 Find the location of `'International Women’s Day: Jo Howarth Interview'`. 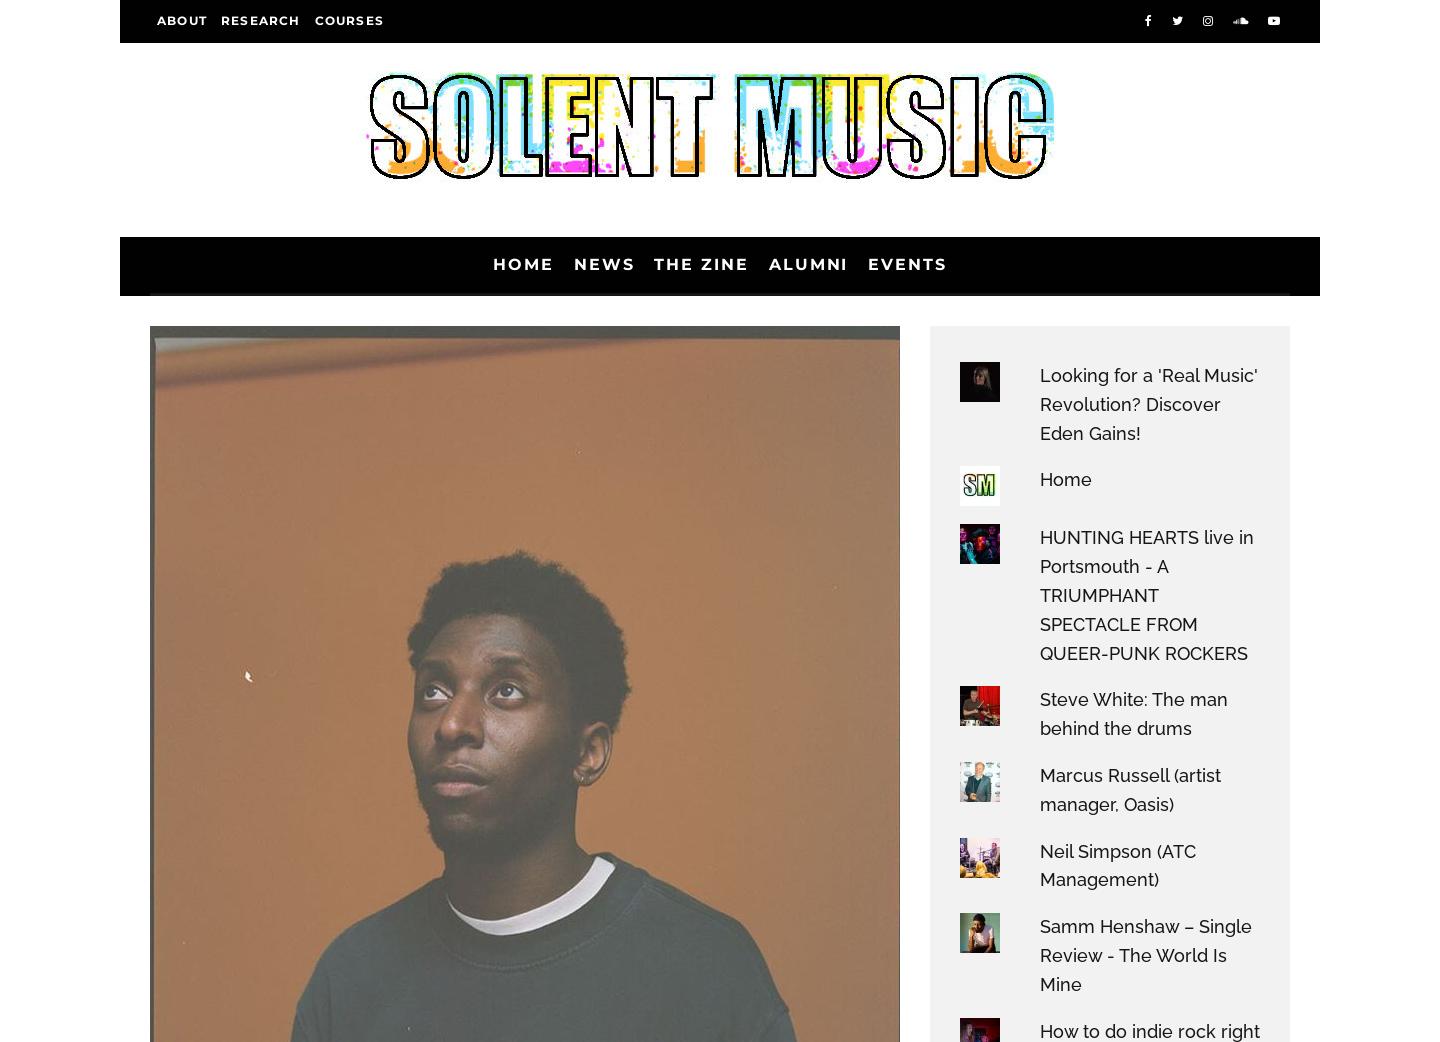

'International Women’s Day: Jo Howarth Interview' is located at coordinates (1082, 649).